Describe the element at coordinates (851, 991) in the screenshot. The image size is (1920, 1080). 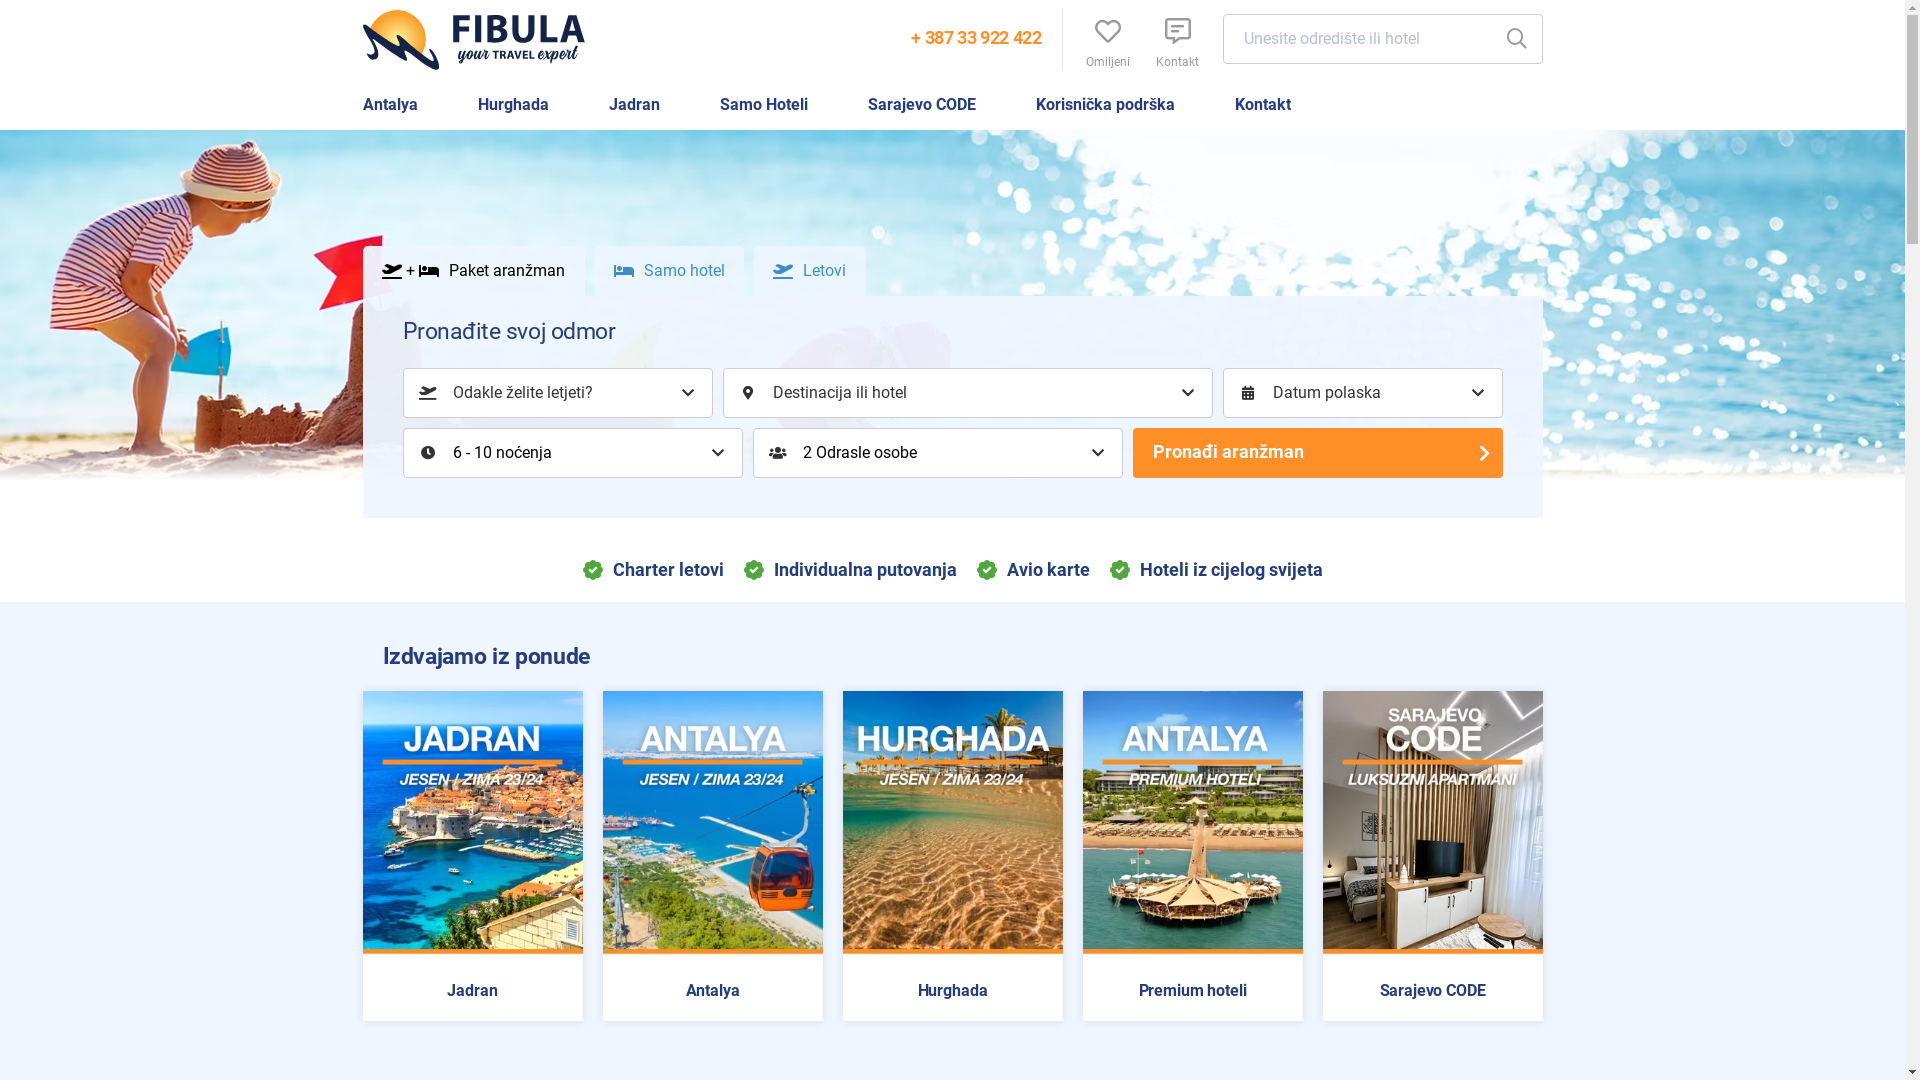
I see `'Hurghada'` at that location.